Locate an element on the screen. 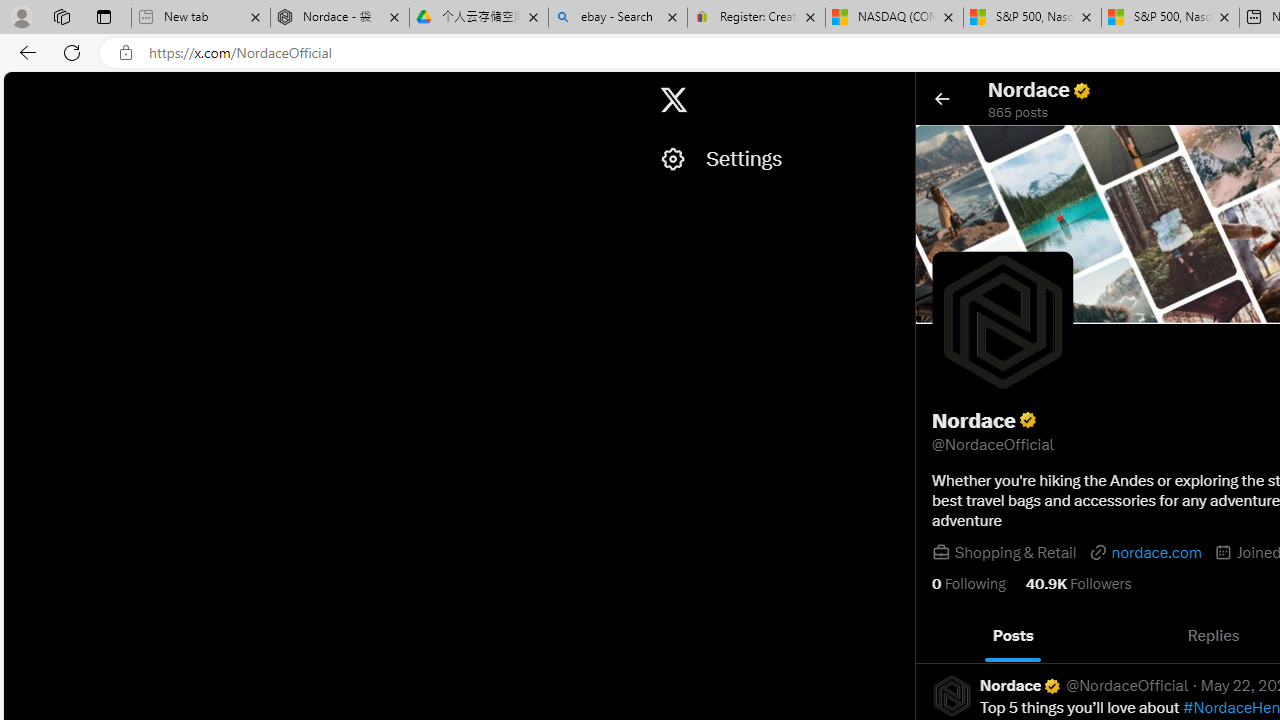 Image resolution: width=1280 pixels, height=720 pixels. 'X' is located at coordinates (673, 100).